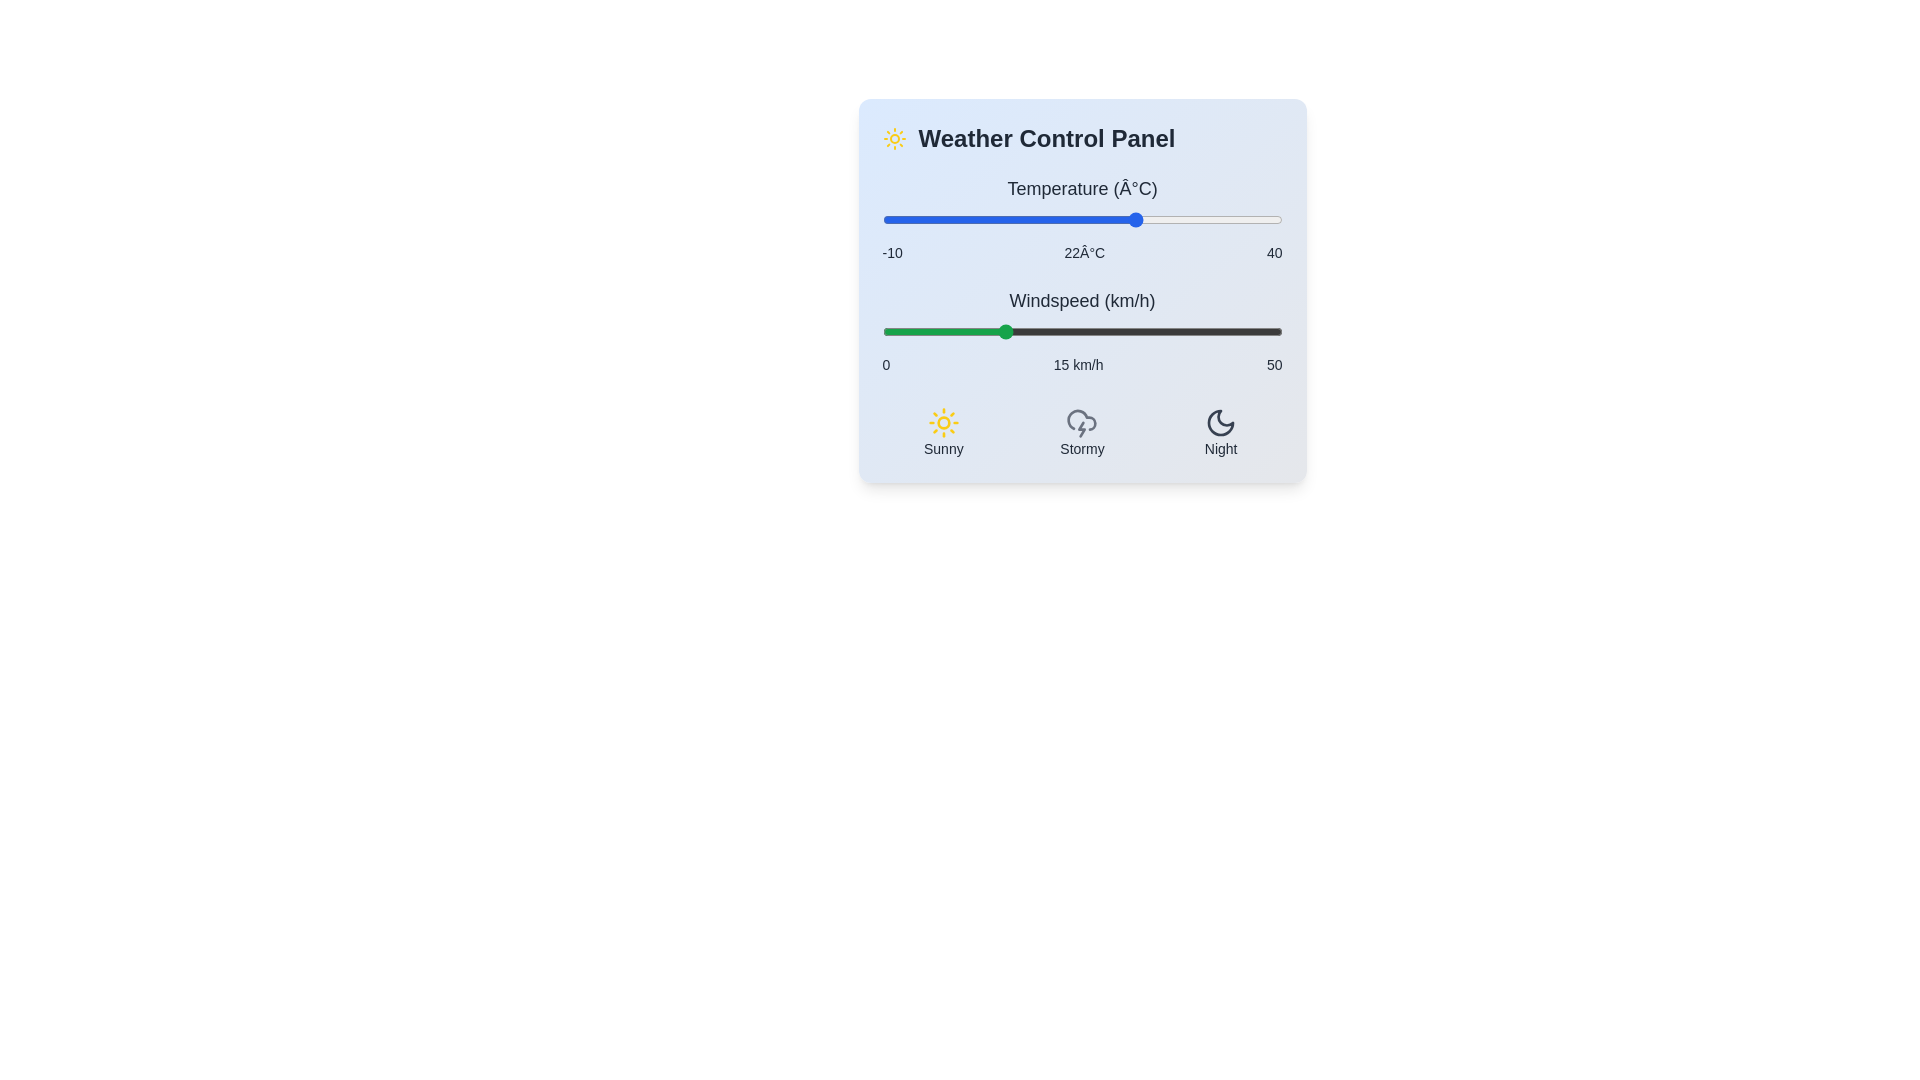 This screenshot has height=1080, width=1920. I want to click on the temperature, so click(1225, 219).